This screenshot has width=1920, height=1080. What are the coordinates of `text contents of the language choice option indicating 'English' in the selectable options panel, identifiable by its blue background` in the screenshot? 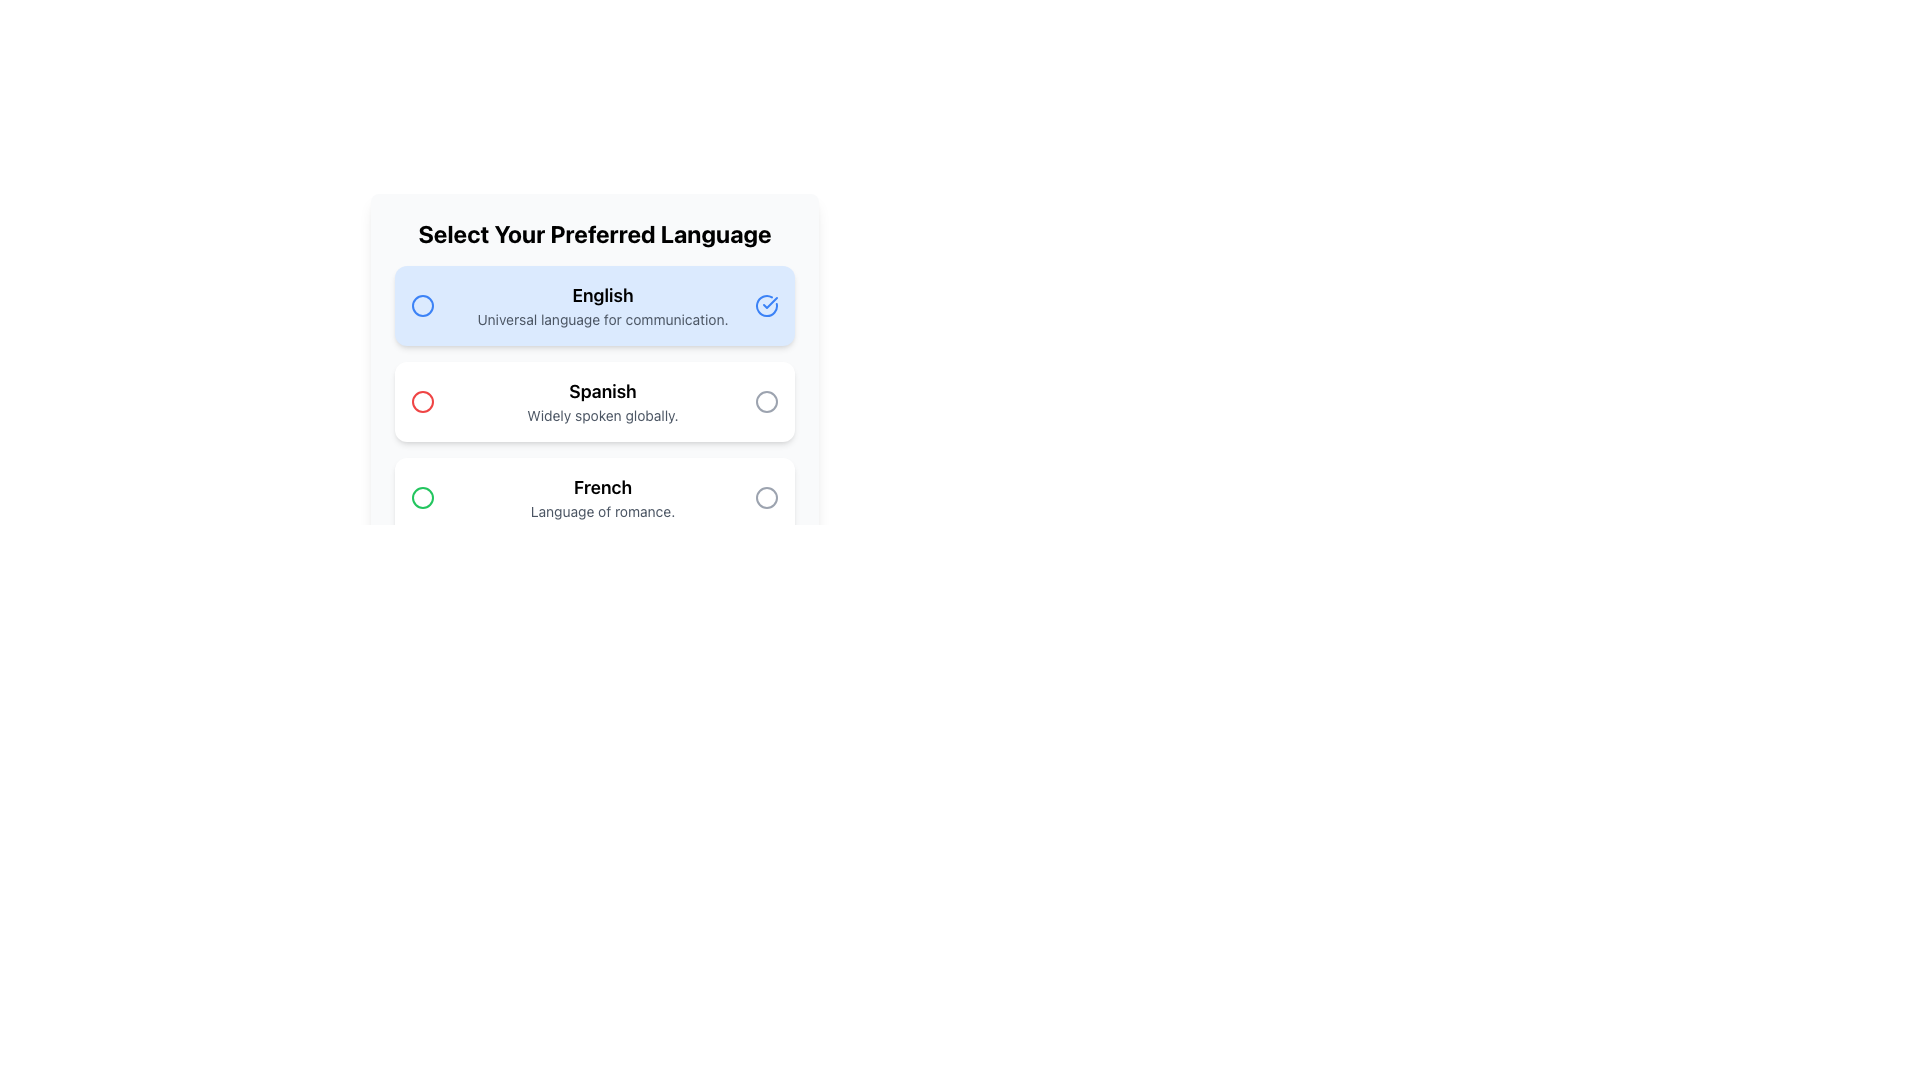 It's located at (602, 305).